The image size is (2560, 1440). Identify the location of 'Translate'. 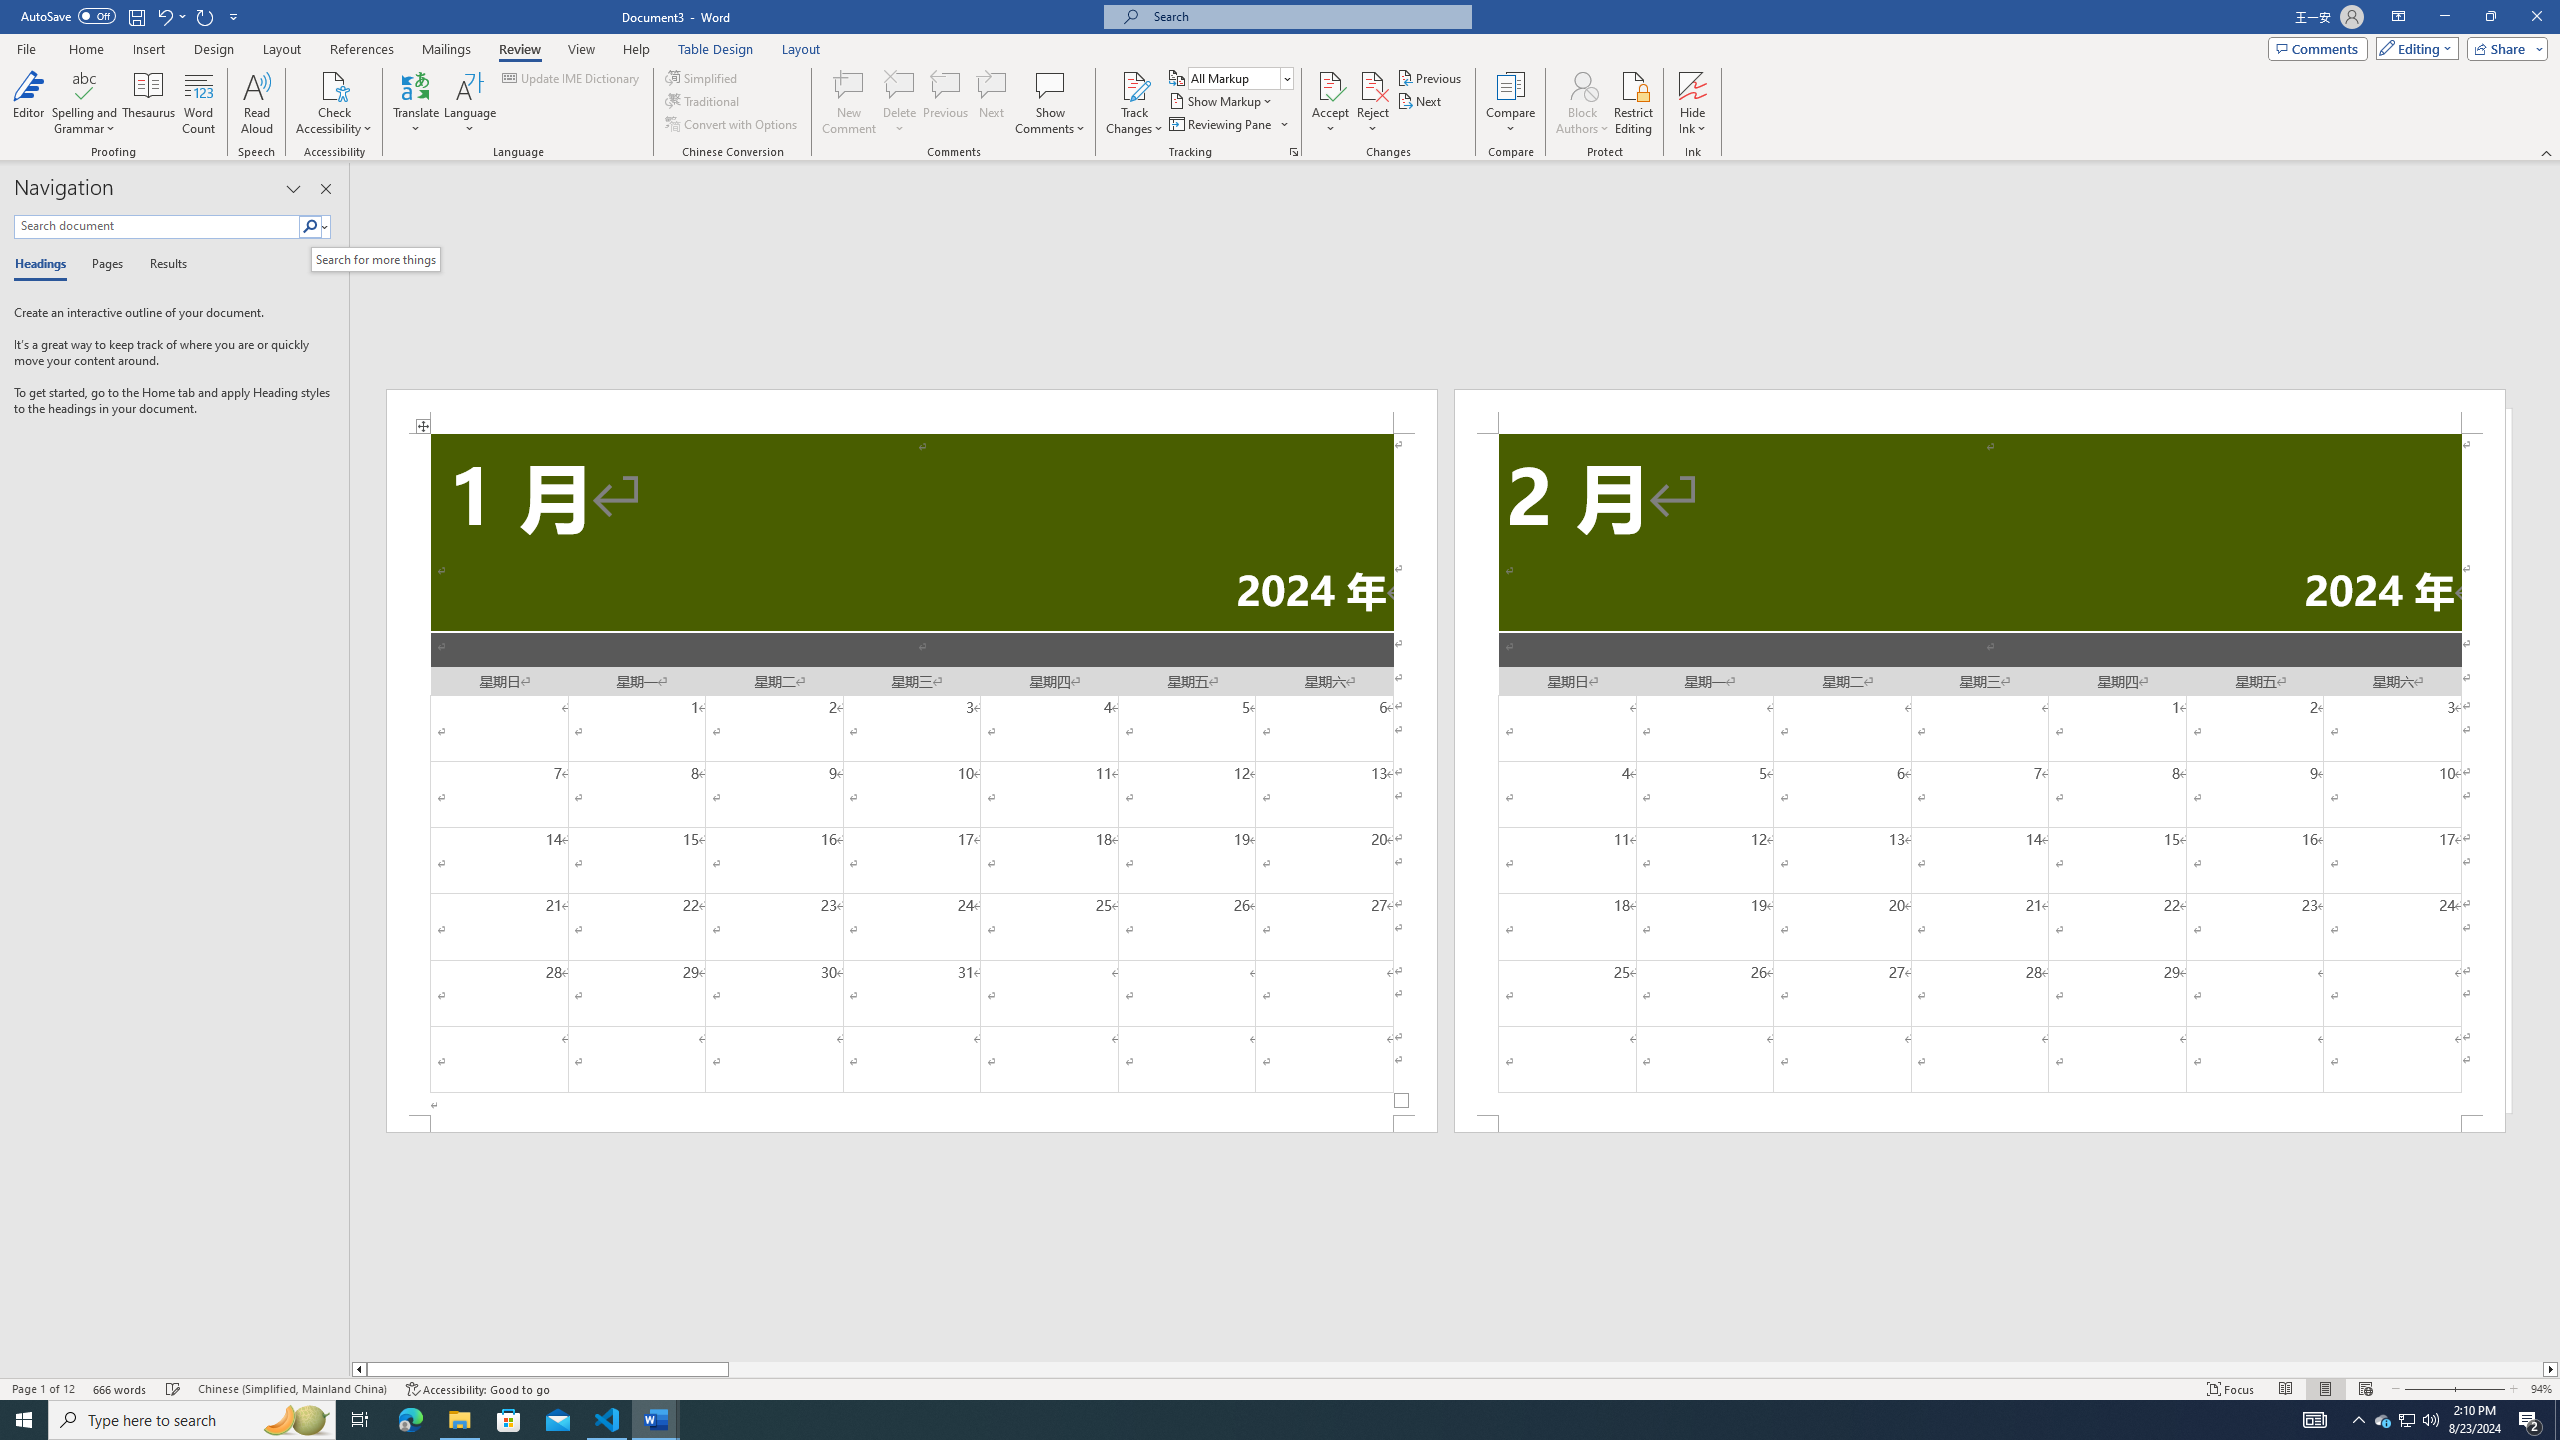
(416, 103).